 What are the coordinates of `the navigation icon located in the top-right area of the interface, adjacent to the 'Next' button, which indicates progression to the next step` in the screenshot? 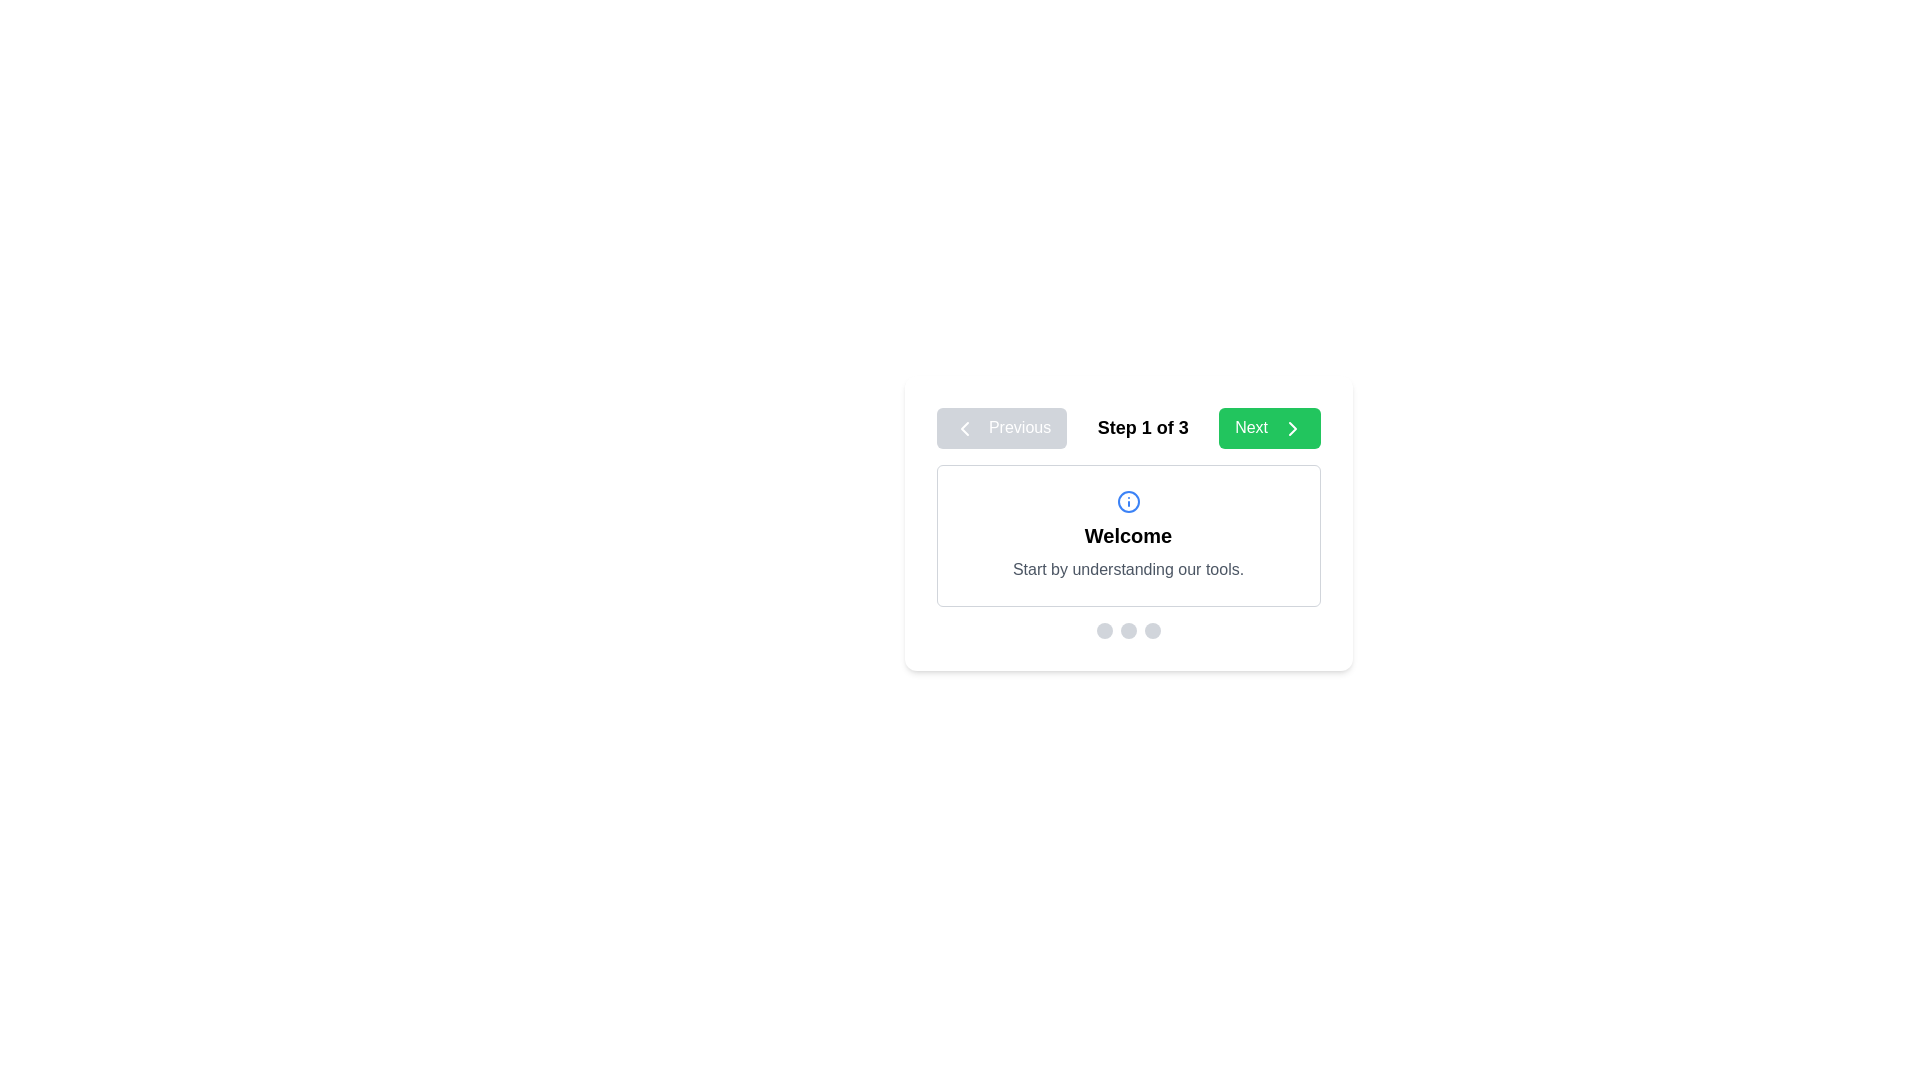 It's located at (1292, 427).